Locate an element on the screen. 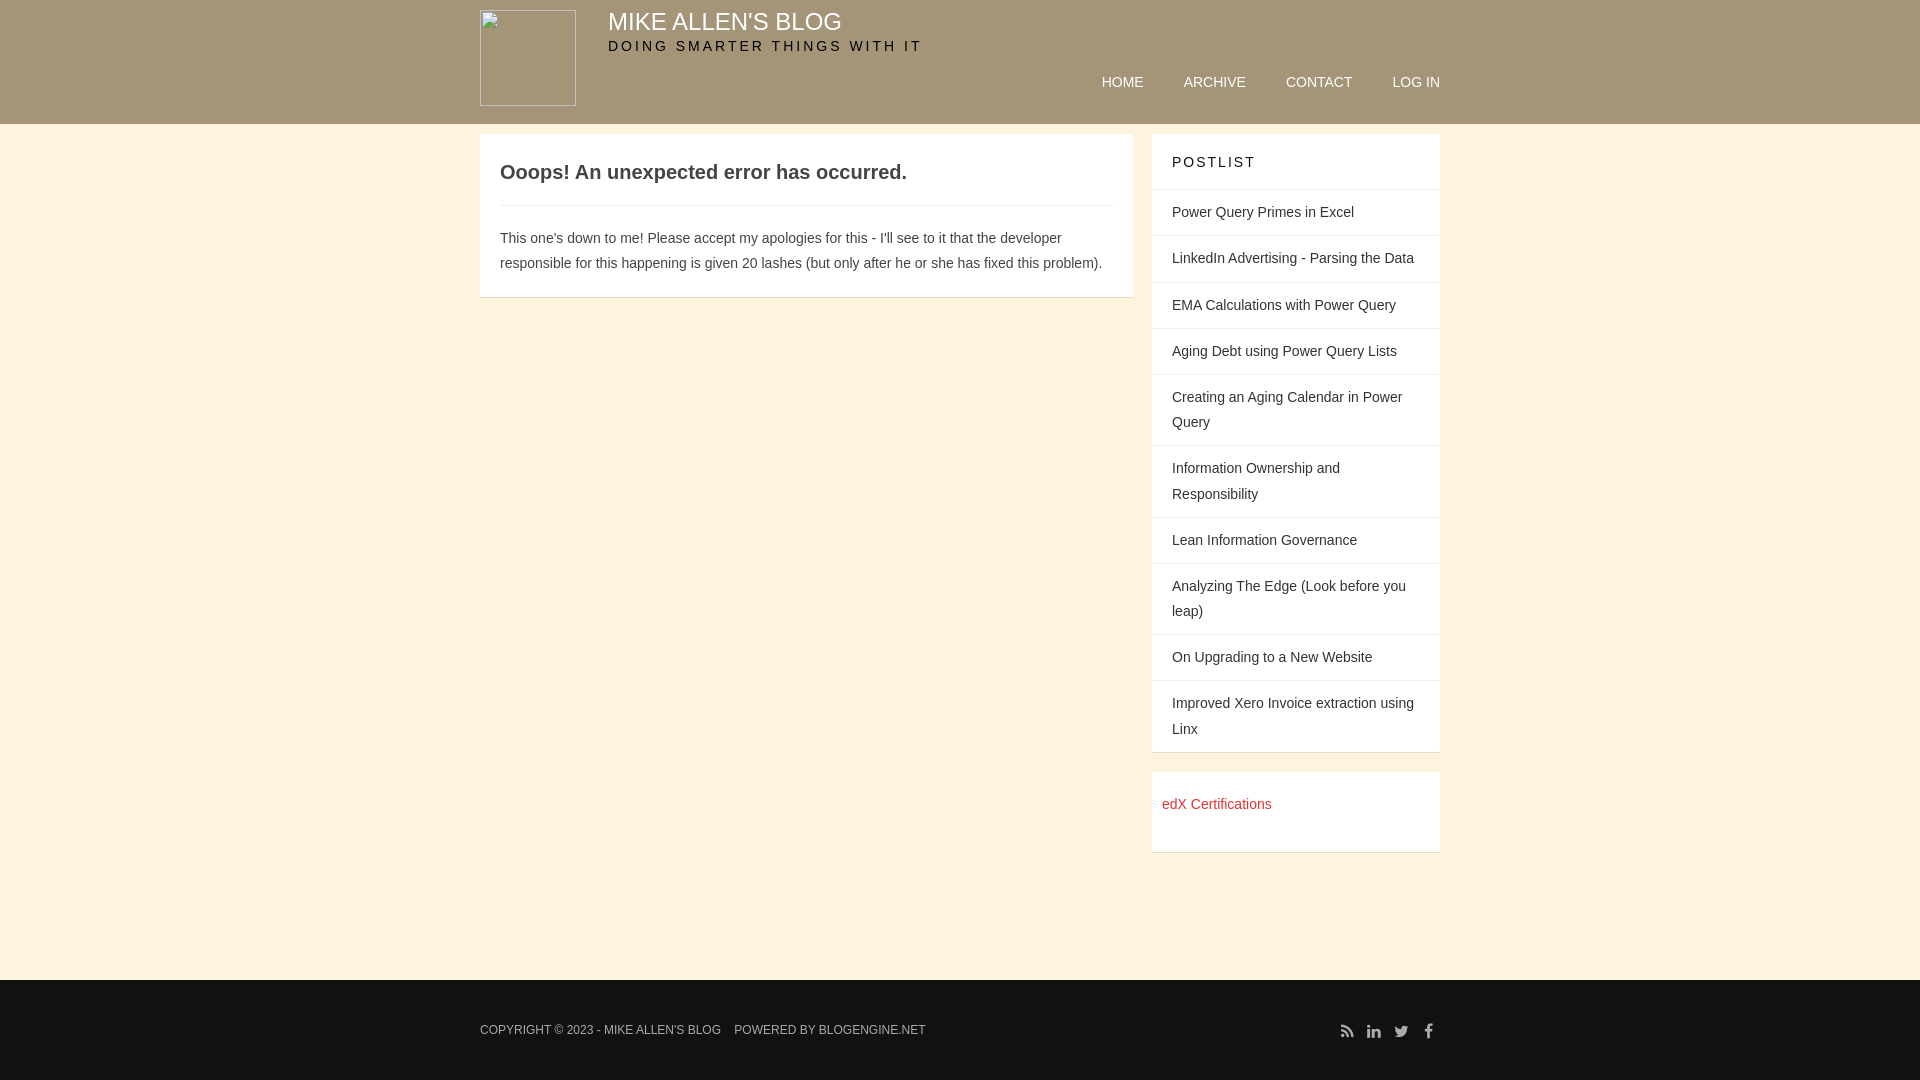 The width and height of the screenshot is (1920, 1080). 'On Upgrading to a New Website' is located at coordinates (1296, 657).